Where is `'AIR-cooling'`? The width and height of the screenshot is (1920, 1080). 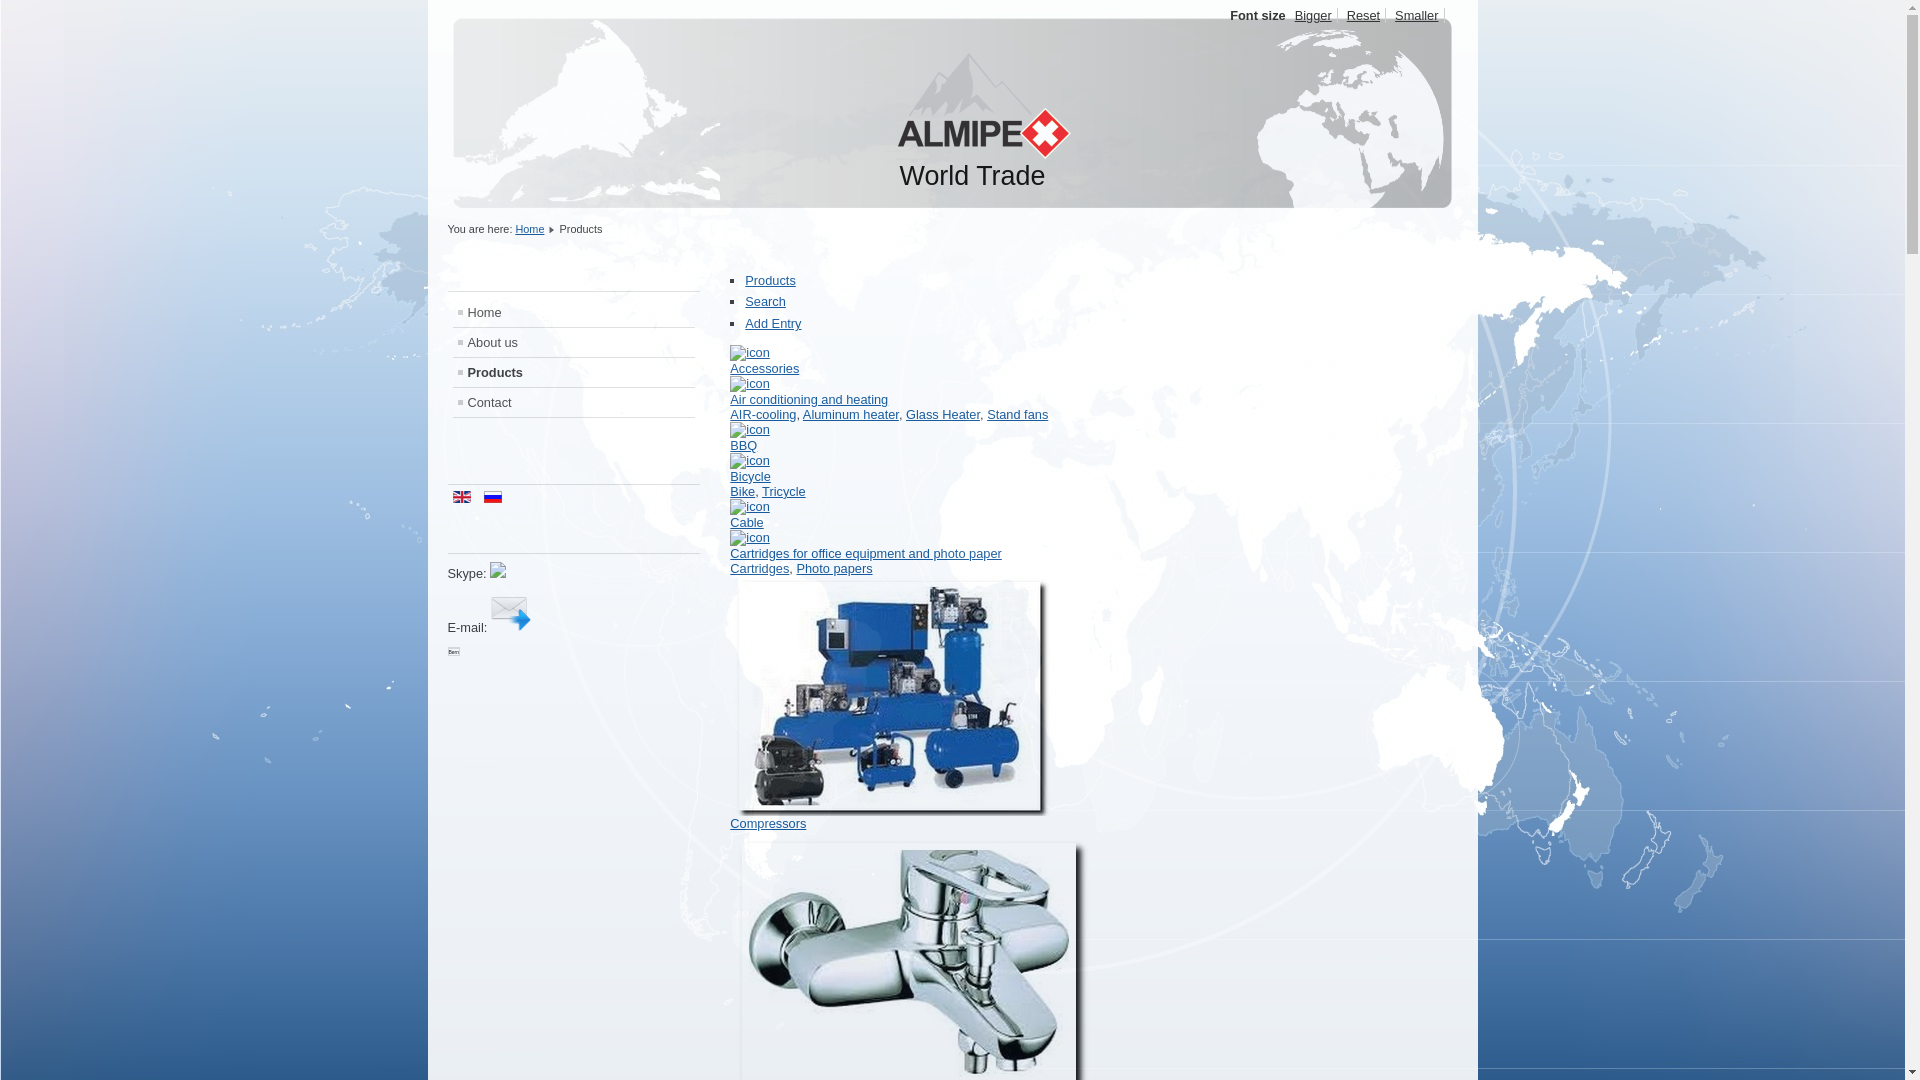
'AIR-cooling' is located at coordinates (762, 413).